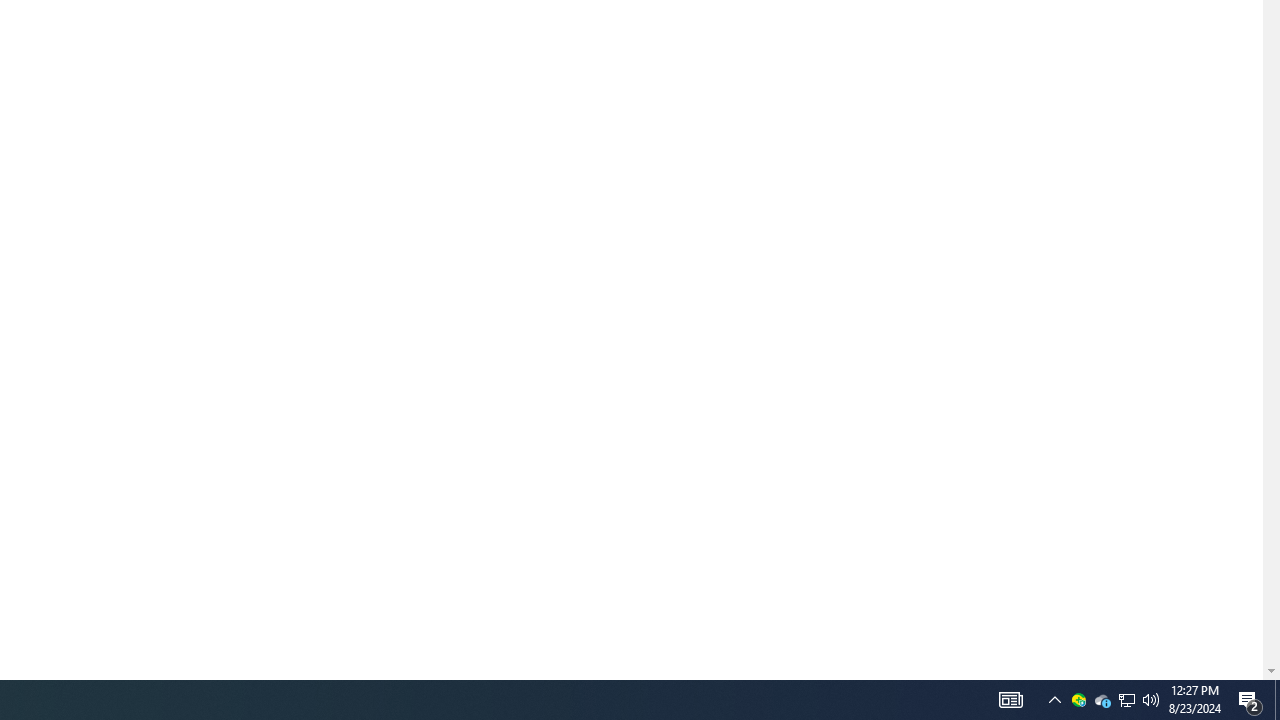  What do you see at coordinates (1151, 698) in the screenshot?
I see `'Q2790: 100%'` at bounding box center [1151, 698].